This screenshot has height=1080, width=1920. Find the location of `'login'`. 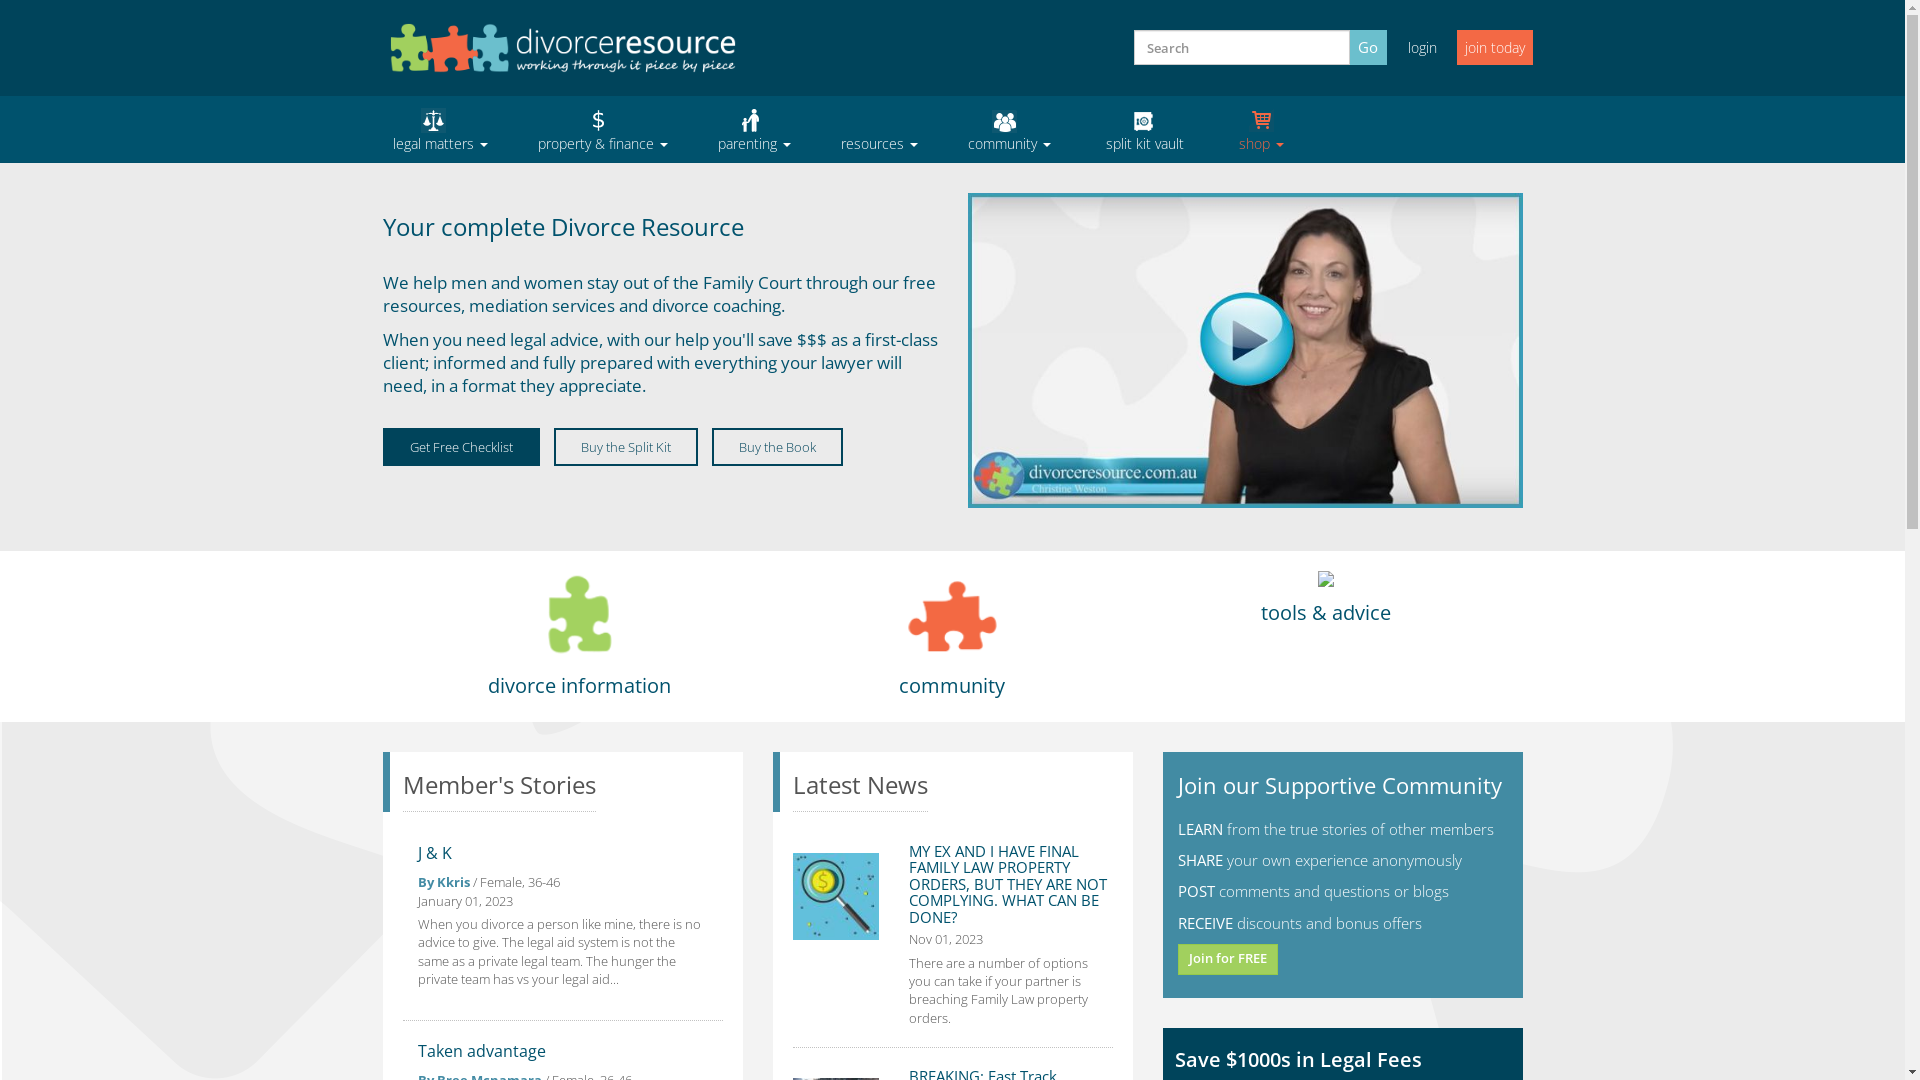

'login' is located at coordinates (1391, 45).